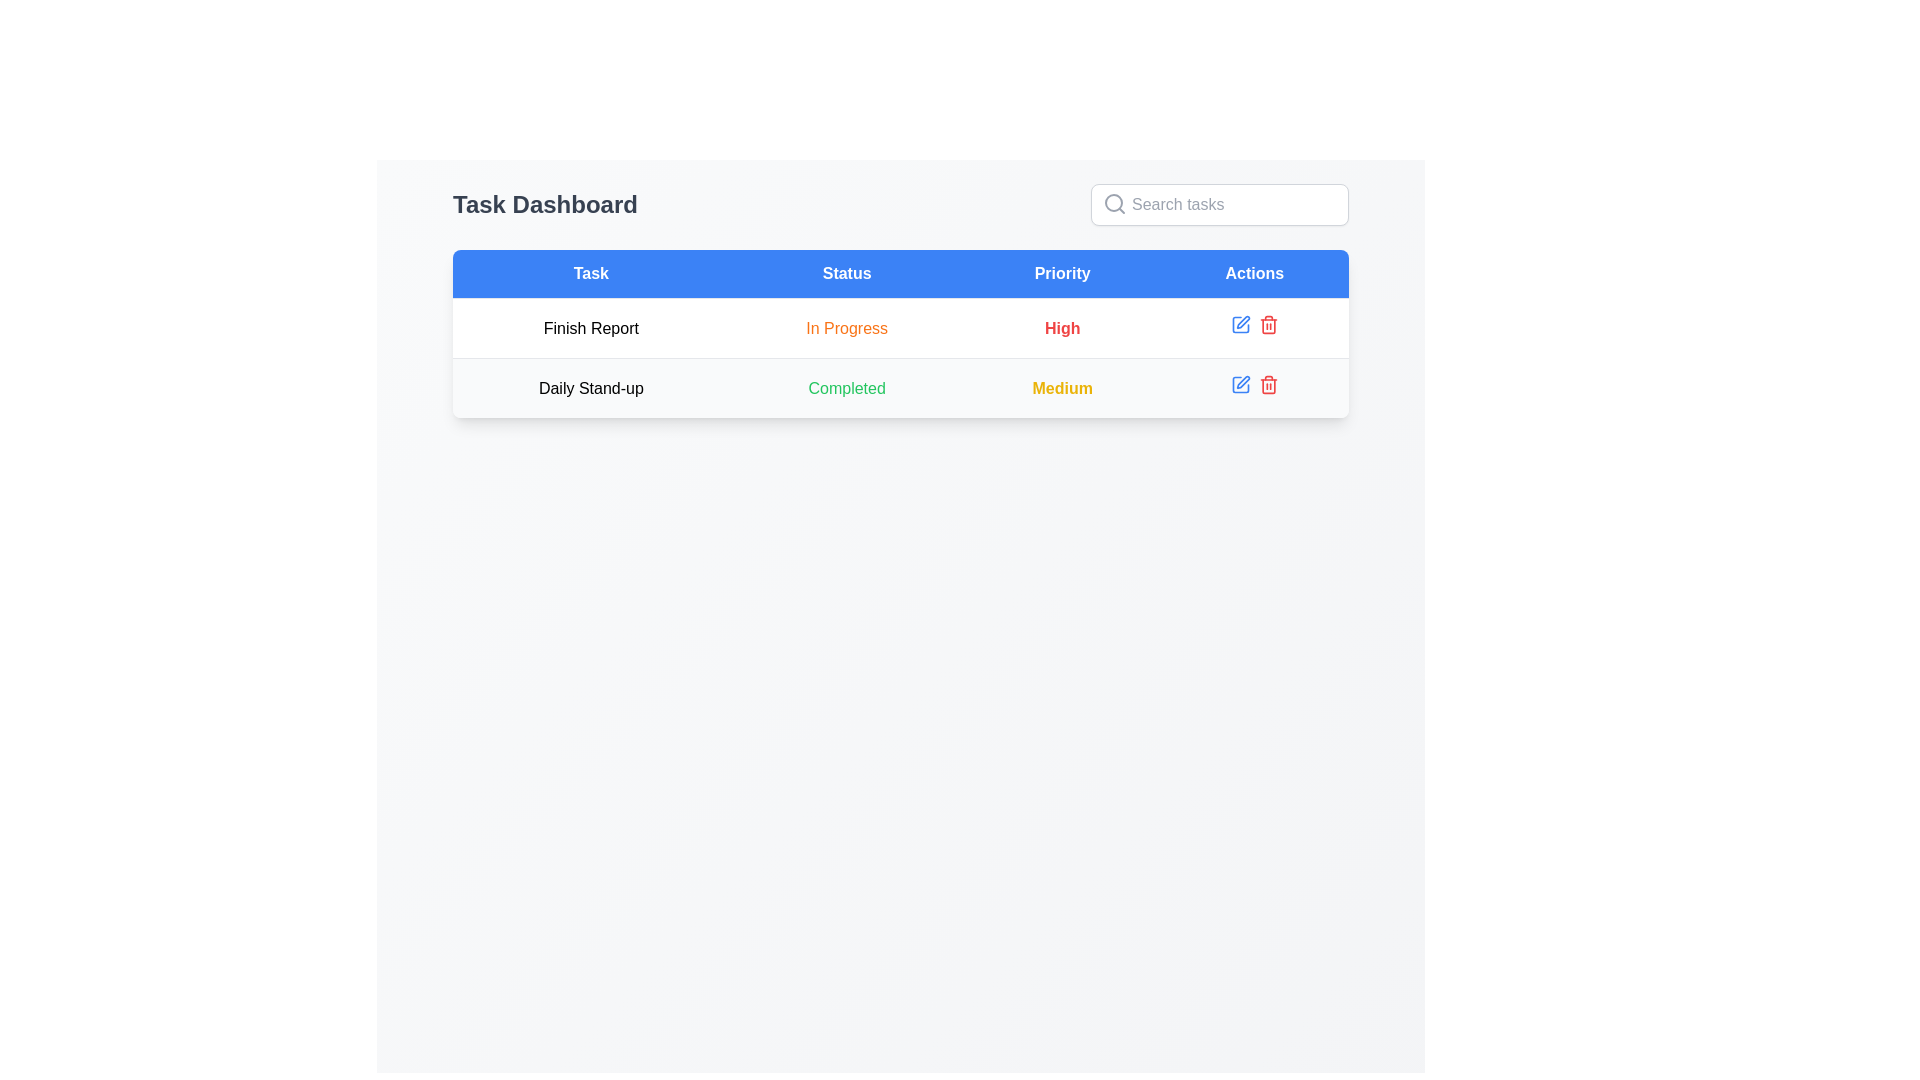 This screenshot has width=1920, height=1080. What do you see at coordinates (590, 274) in the screenshot?
I see `the Text Label that features the text 'Task' in white on a blue background, which is the leftmost column header in a four-column table` at bounding box center [590, 274].